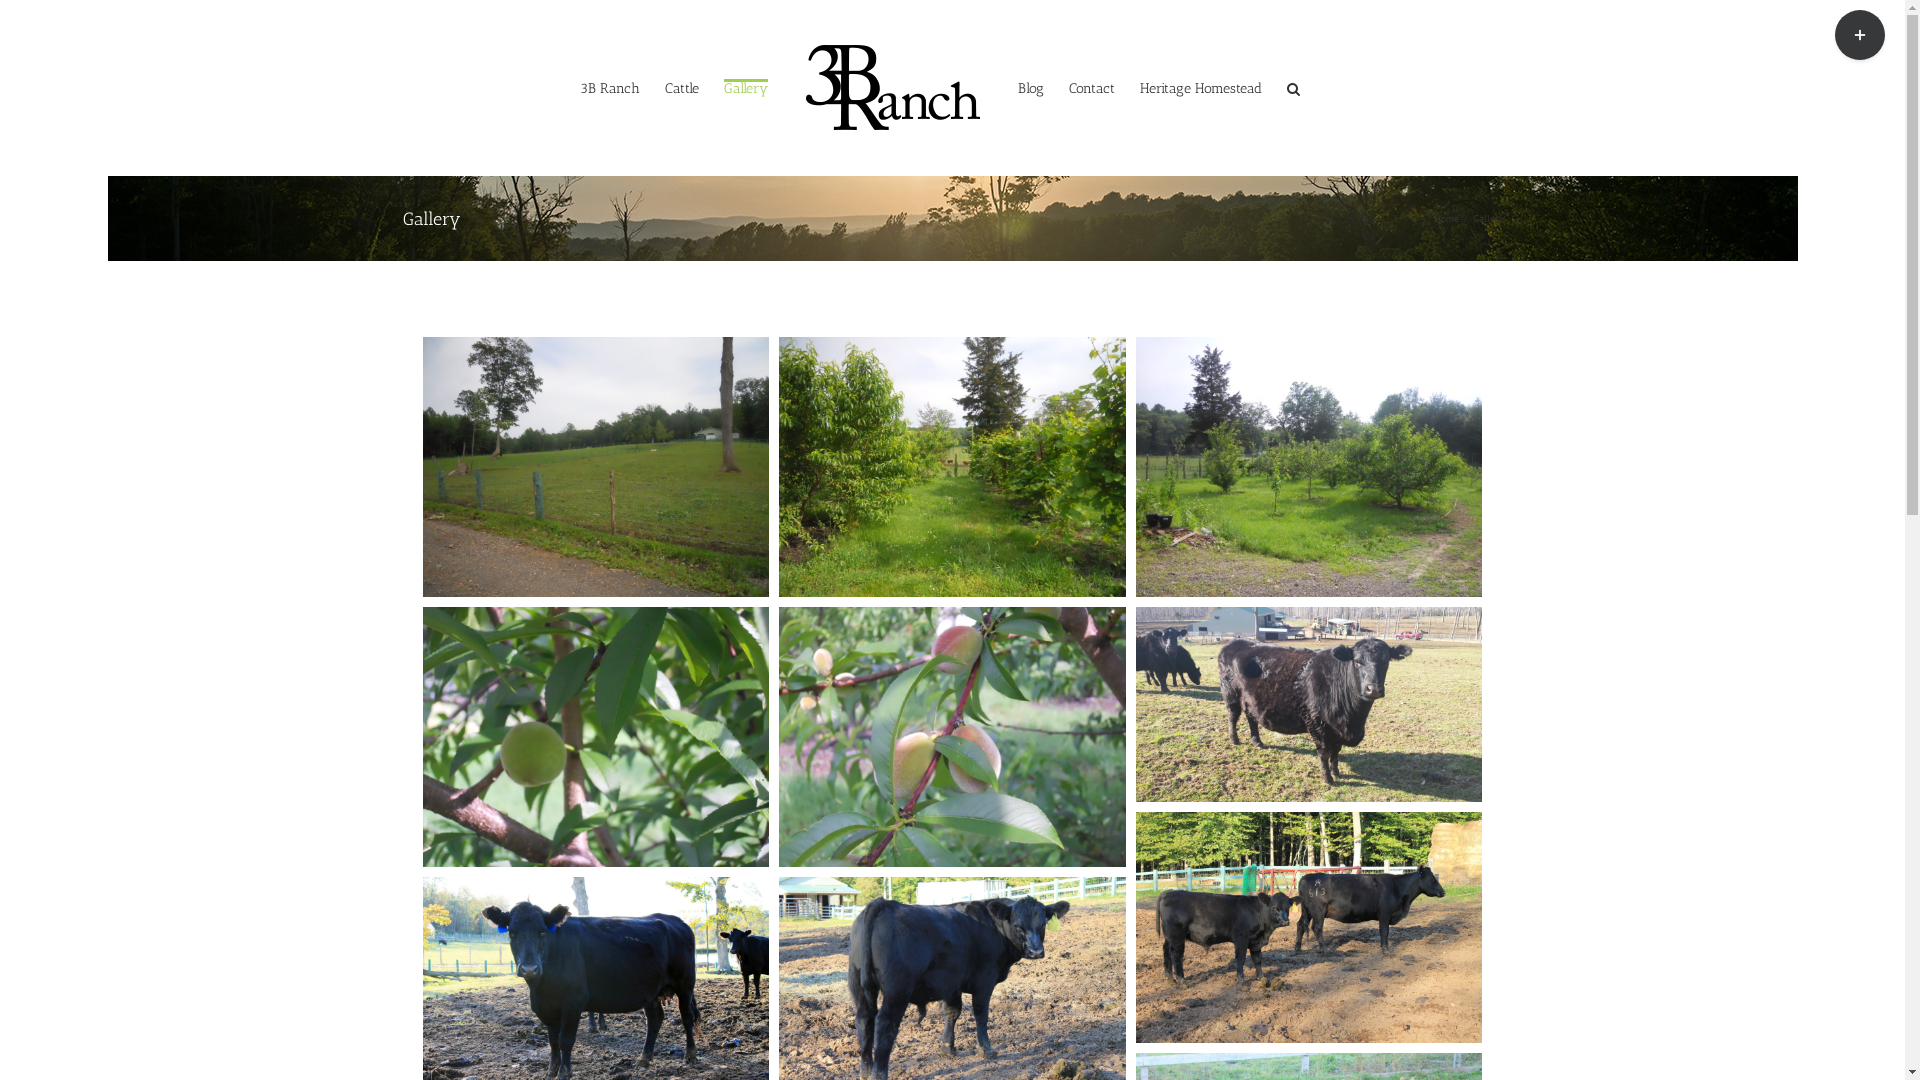 Image resolution: width=1920 pixels, height=1080 pixels. Describe the element at coordinates (1140, 86) in the screenshot. I see `'Heritage Homestead'` at that location.